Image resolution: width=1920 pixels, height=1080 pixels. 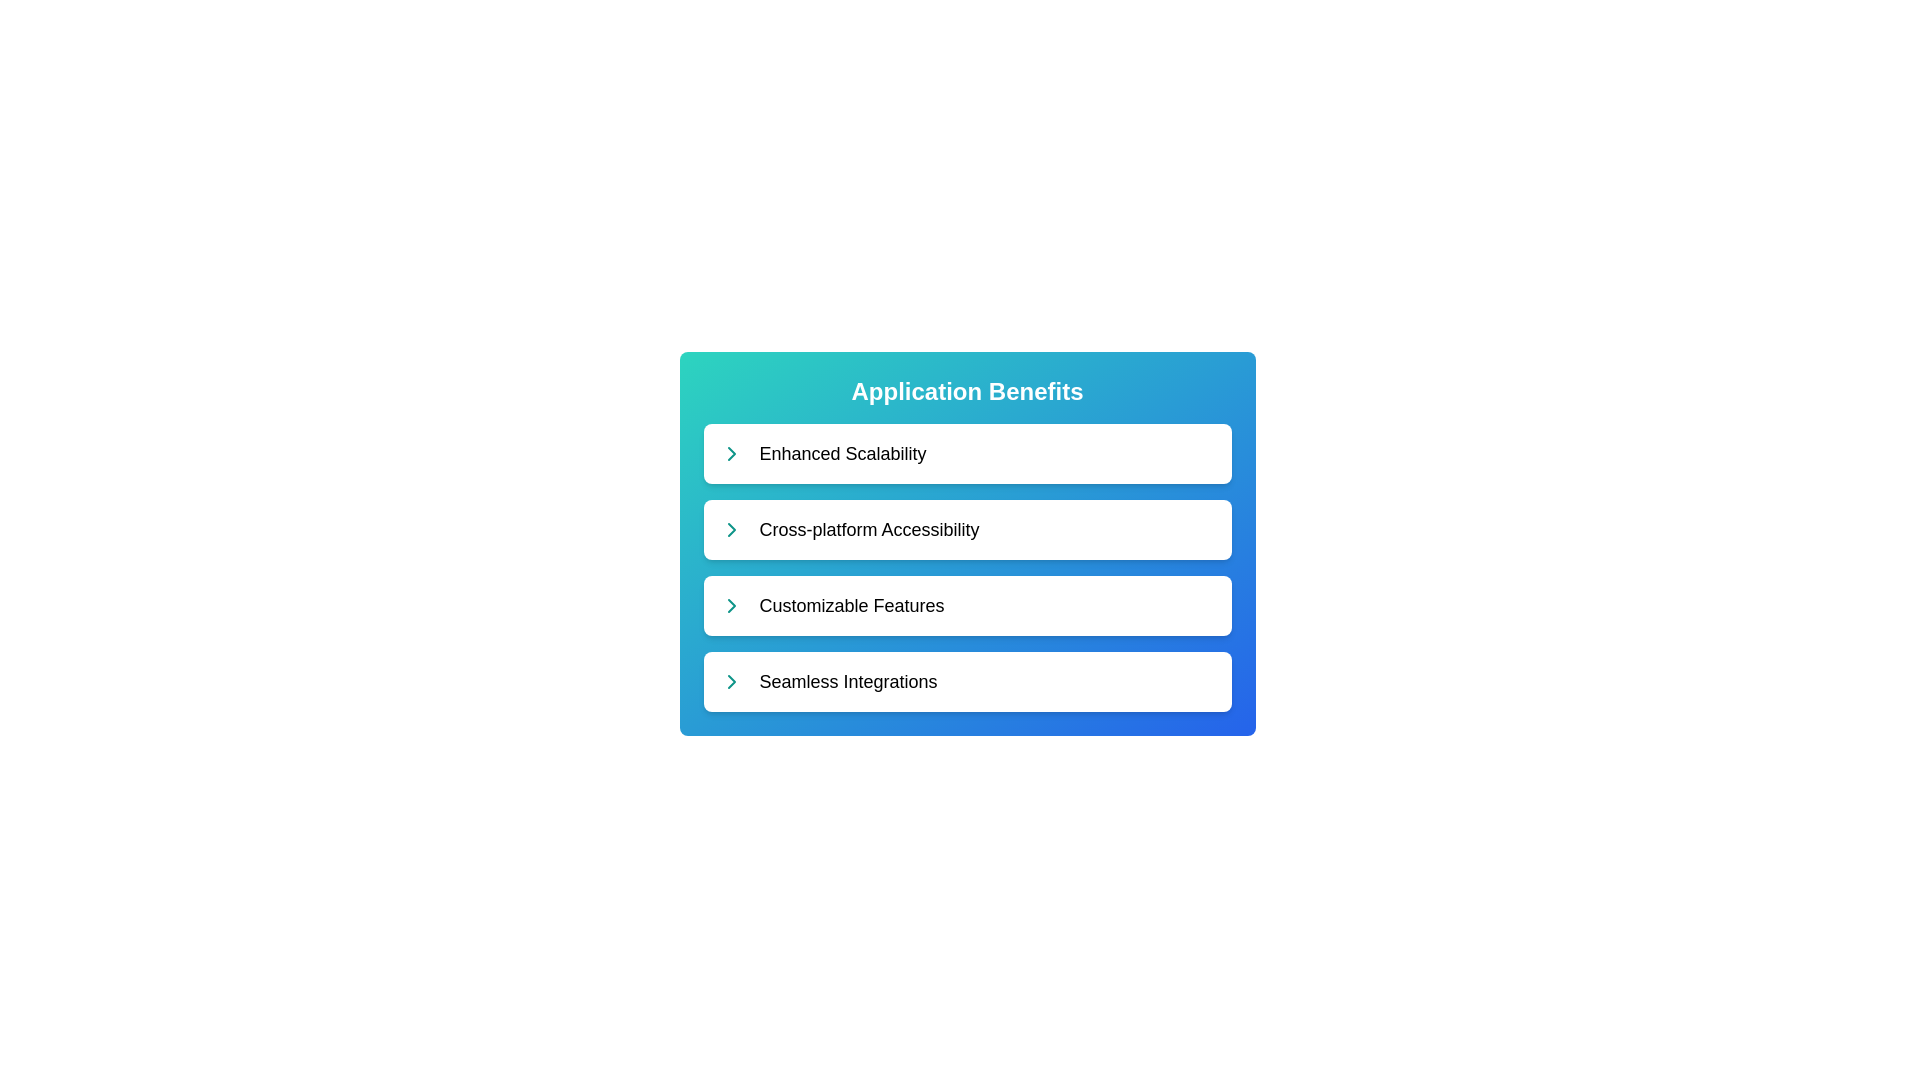 What do you see at coordinates (852, 604) in the screenshot?
I see `the text label in the third row of the 'Application Benefits' section, which is positioned to the right of the right-arrow icon` at bounding box center [852, 604].